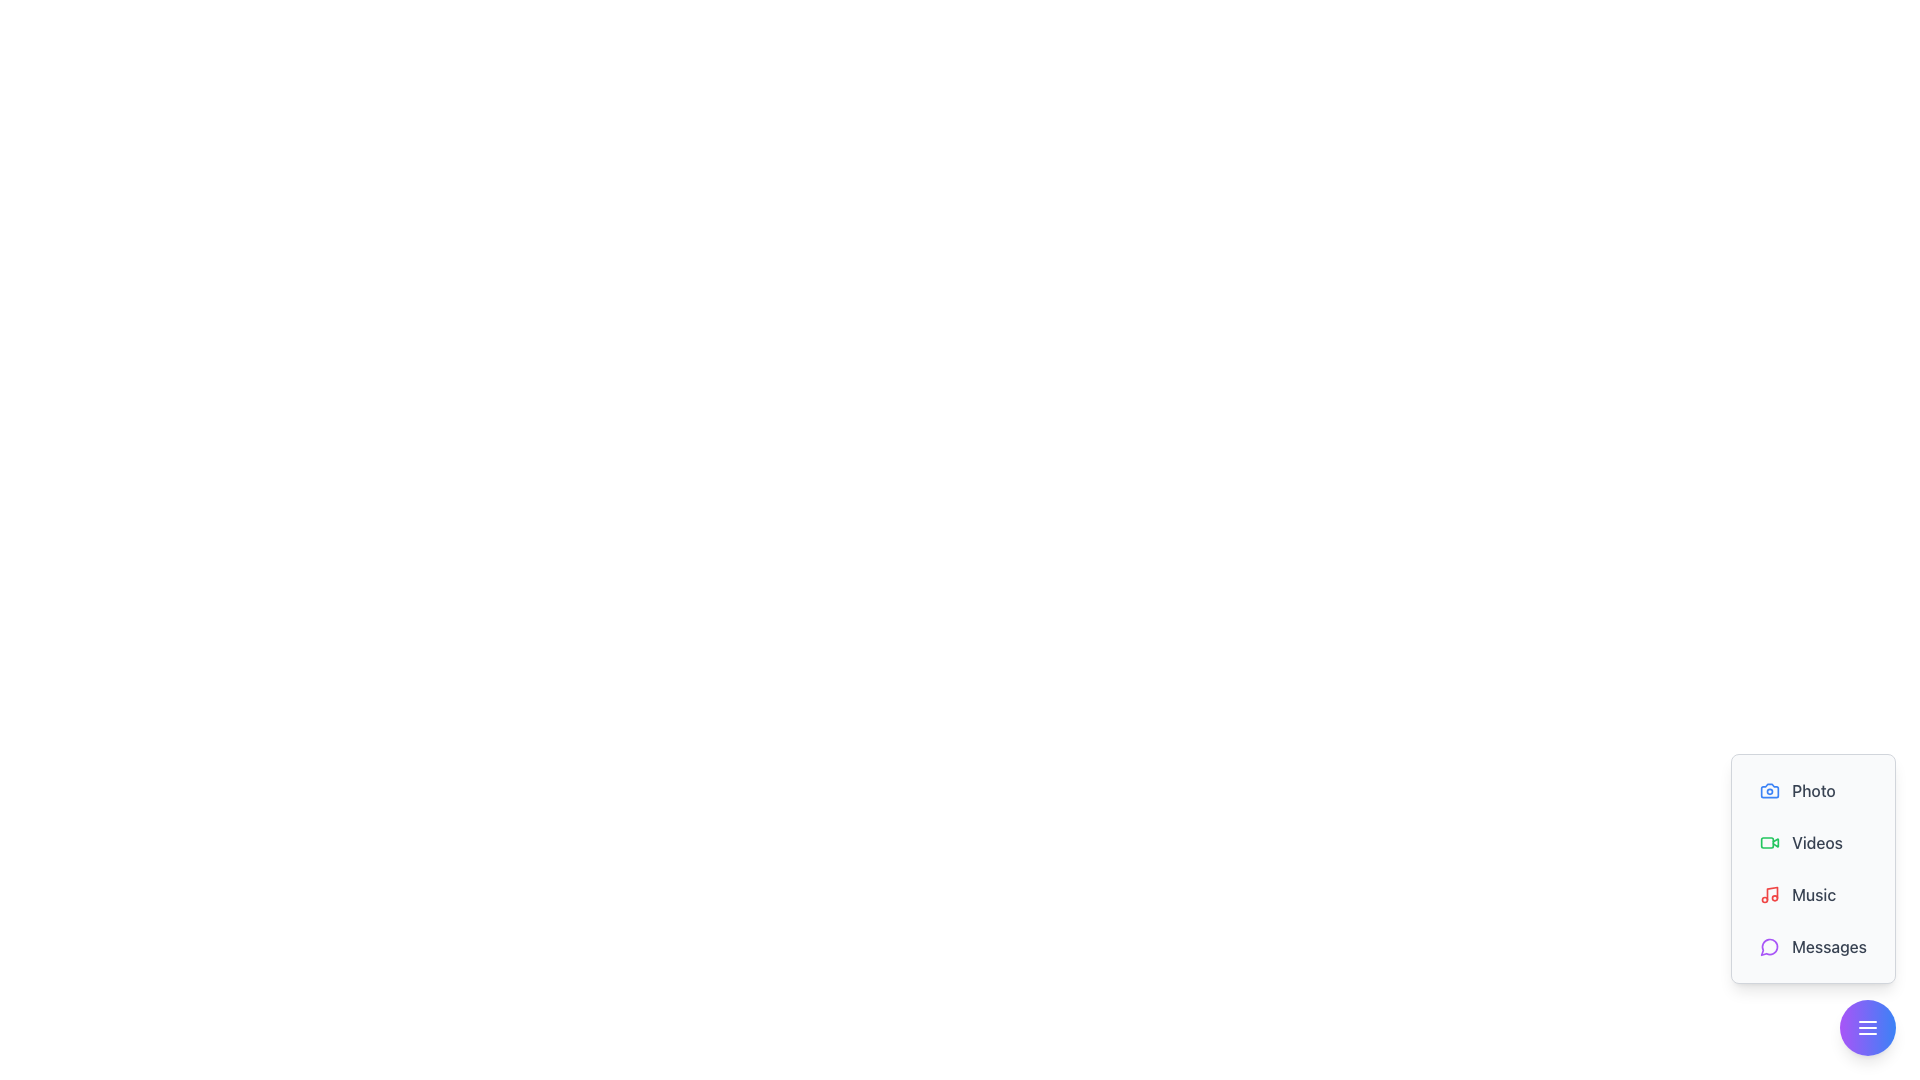 Image resolution: width=1920 pixels, height=1080 pixels. I want to click on the circular button with a gradient fill transitioning from purple to blue, featuring three horizontal white lines, so click(1866, 1028).